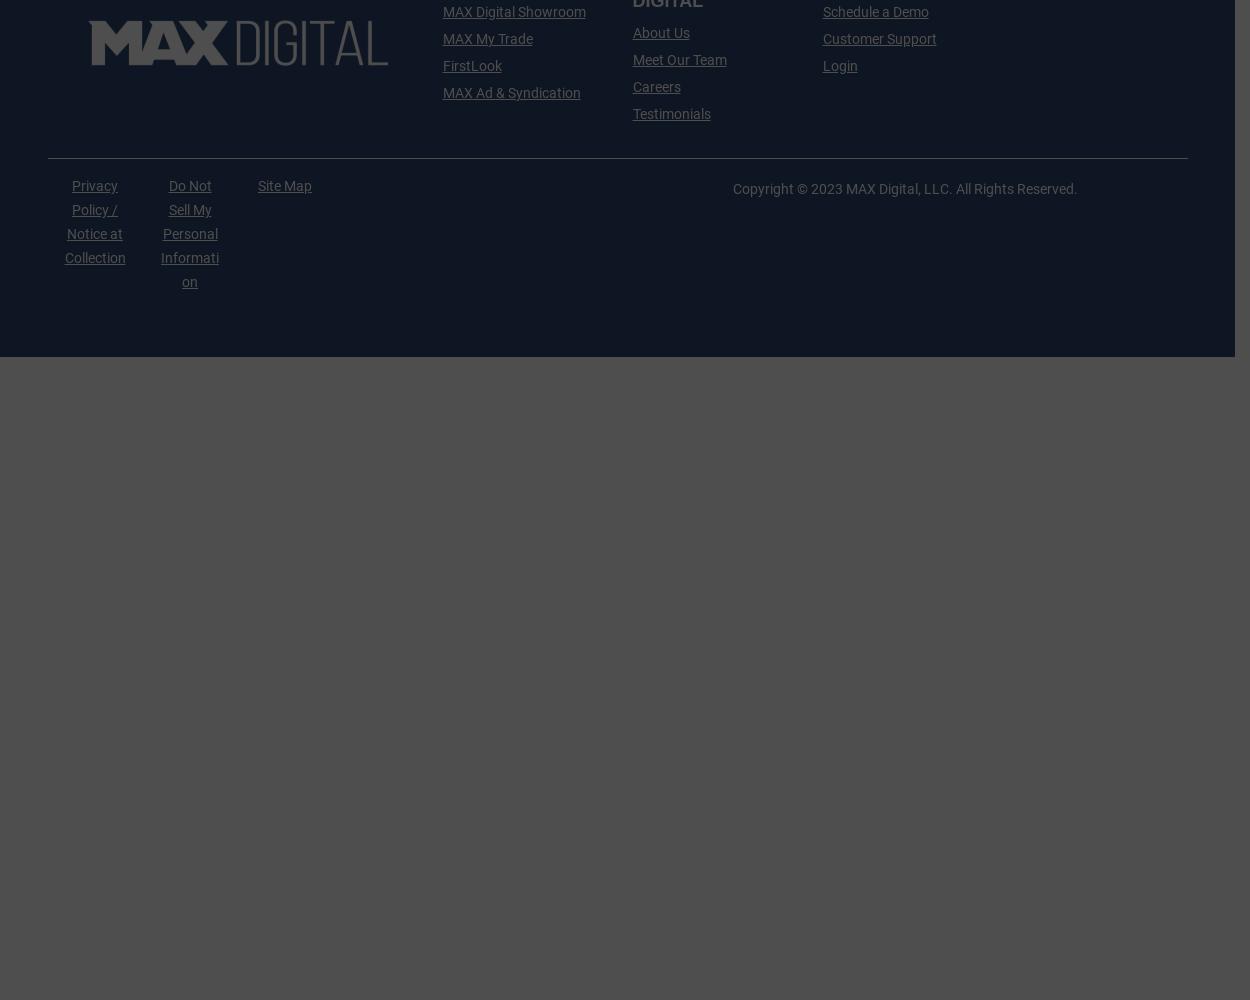 This screenshot has height=1000, width=1250. Describe the element at coordinates (189, 233) in the screenshot. I see `'Do Not Sell My Personal Information'` at that location.